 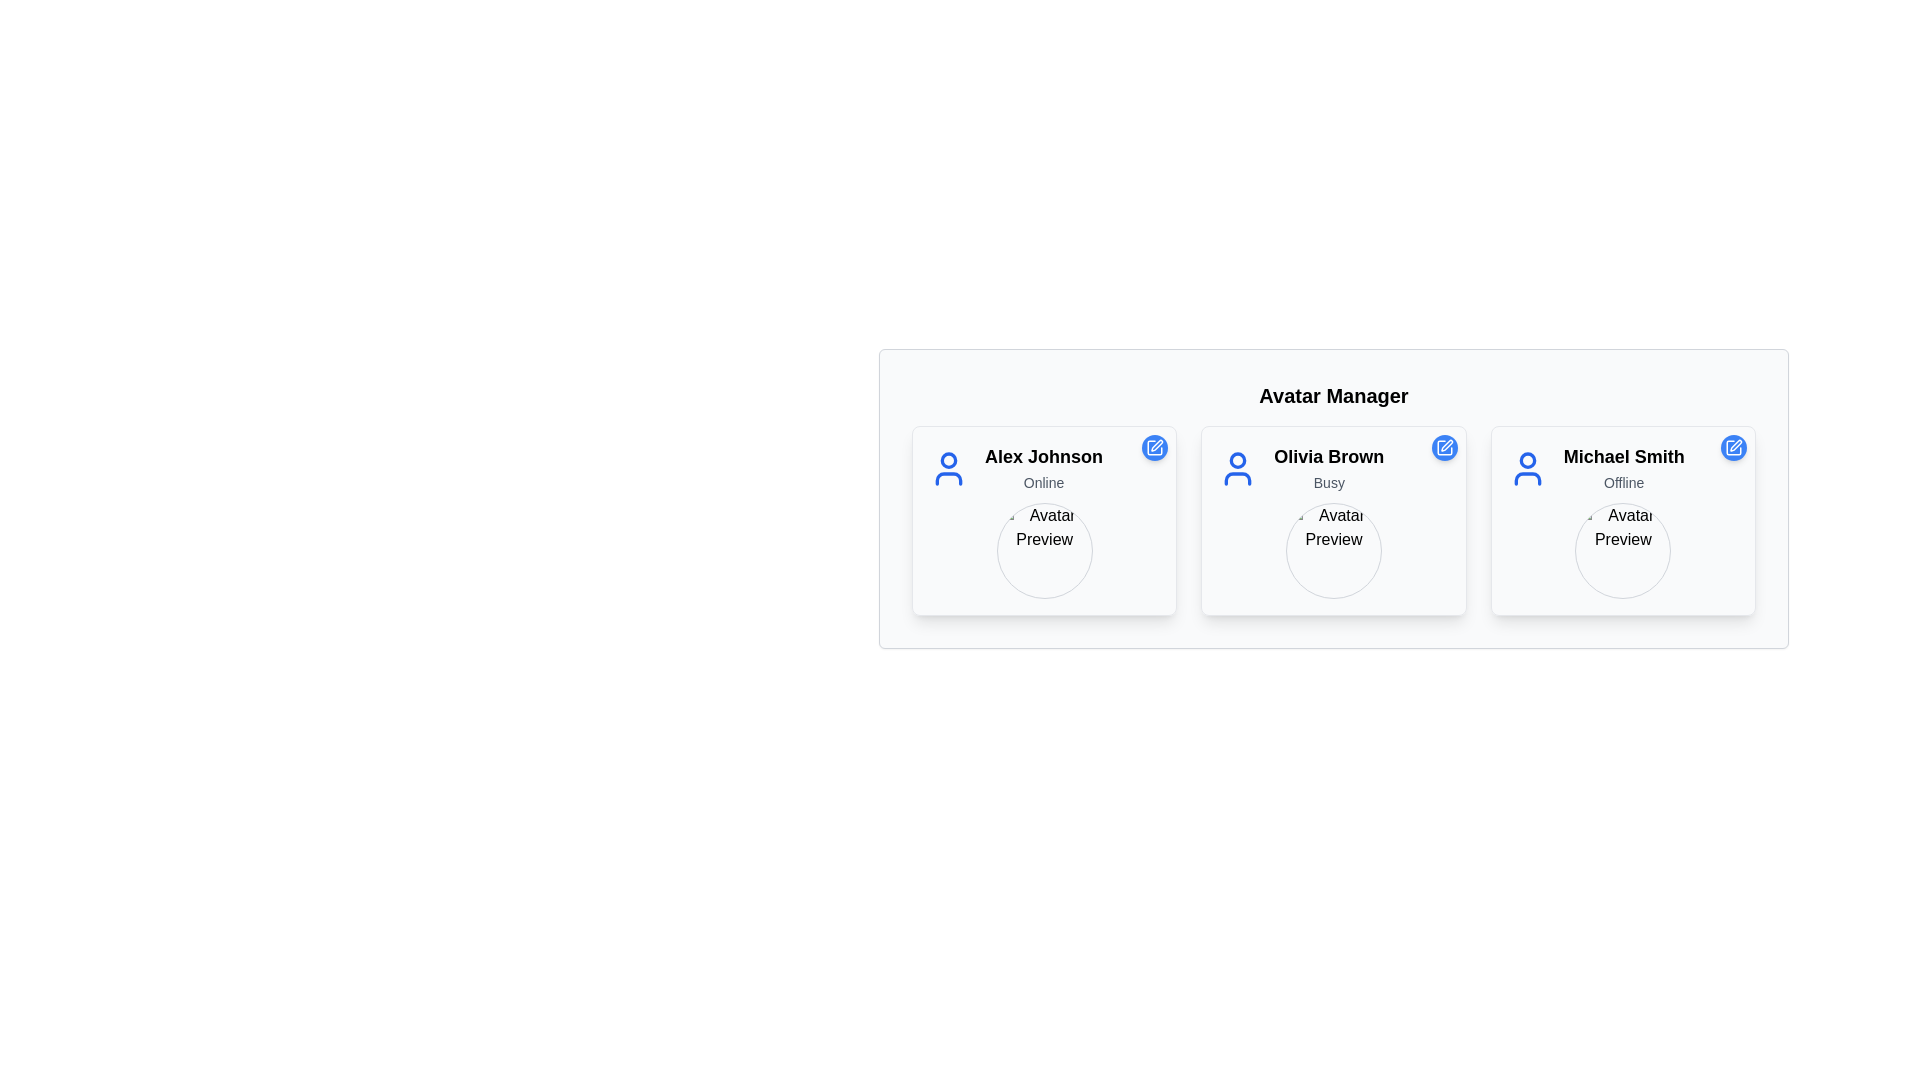 I want to click on the Profile Display section containing the user profile icon and text "Olivia Brown" to focus on it, so click(x=1334, y=469).